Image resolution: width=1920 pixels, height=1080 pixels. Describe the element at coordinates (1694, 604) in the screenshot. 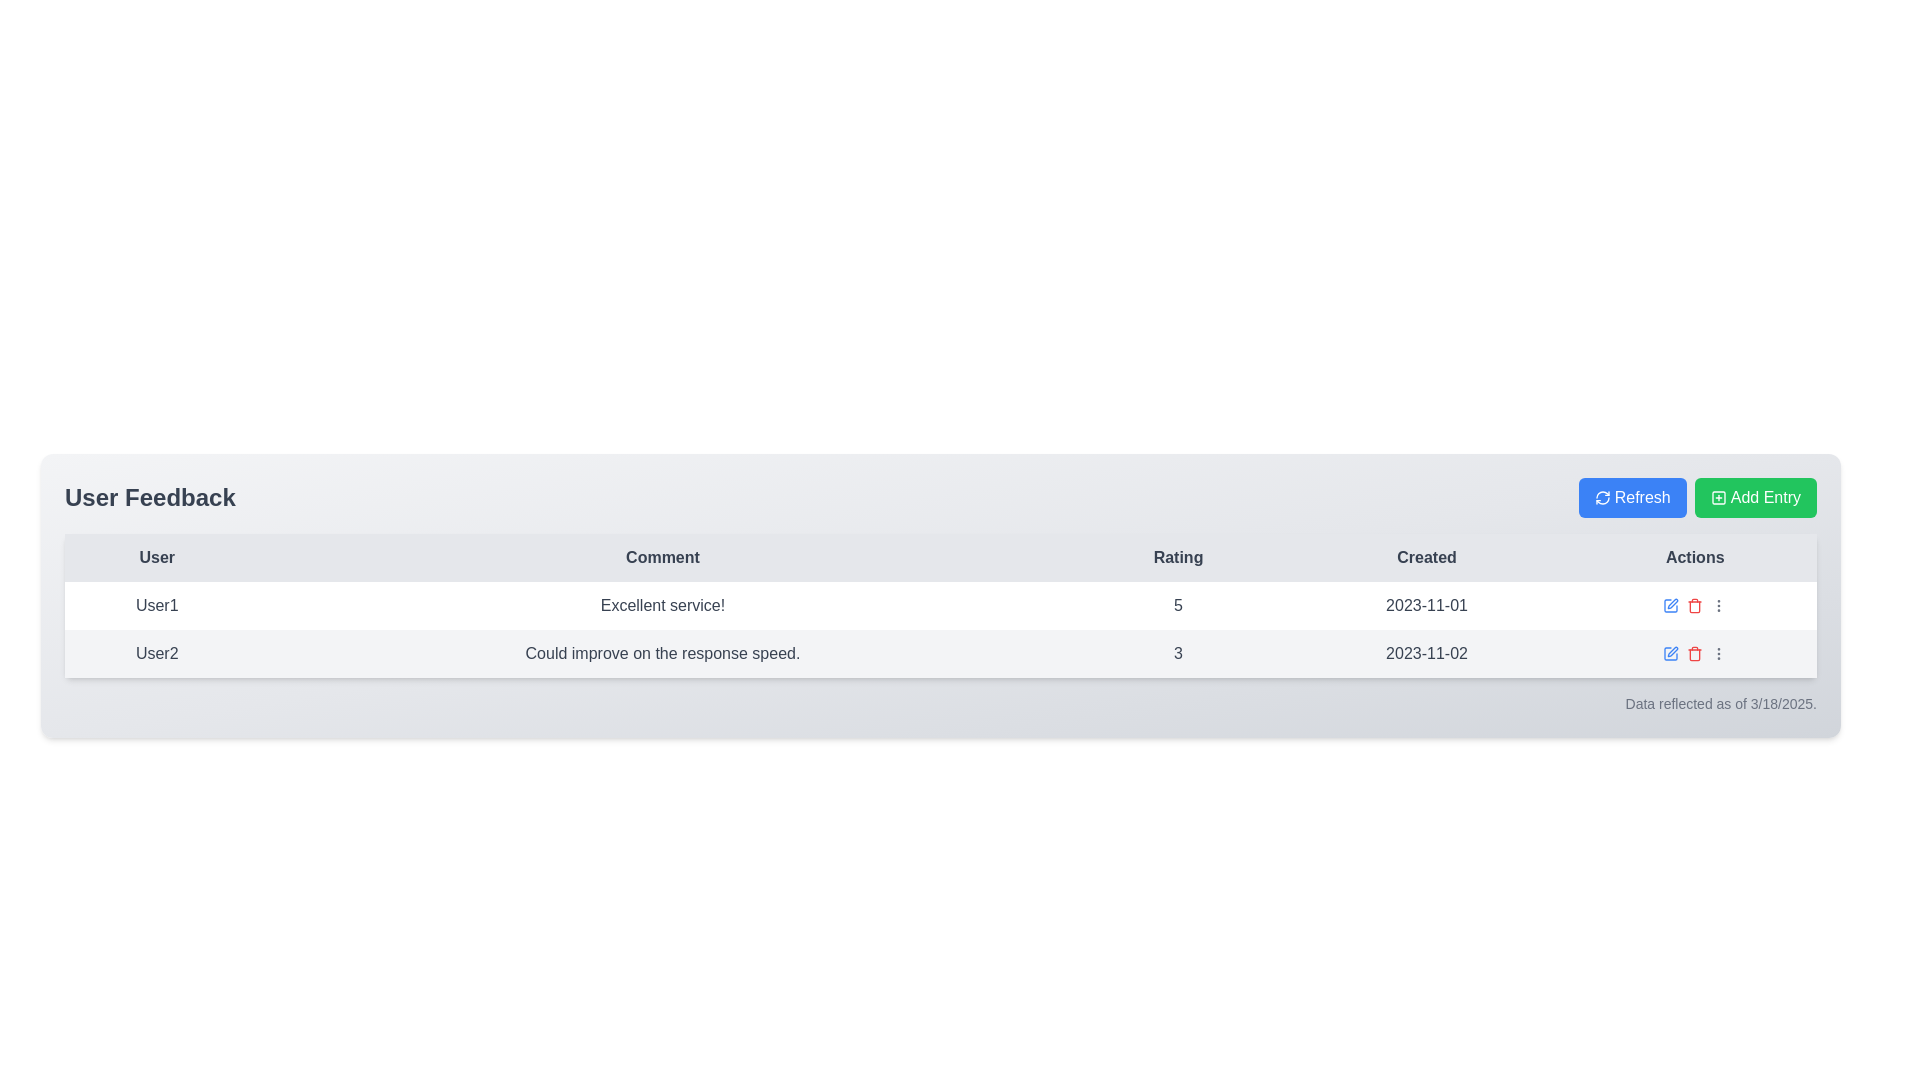

I see `the red trash icon button in the actions column of the second row of the feedback table, which is associated with delete actions` at that location.